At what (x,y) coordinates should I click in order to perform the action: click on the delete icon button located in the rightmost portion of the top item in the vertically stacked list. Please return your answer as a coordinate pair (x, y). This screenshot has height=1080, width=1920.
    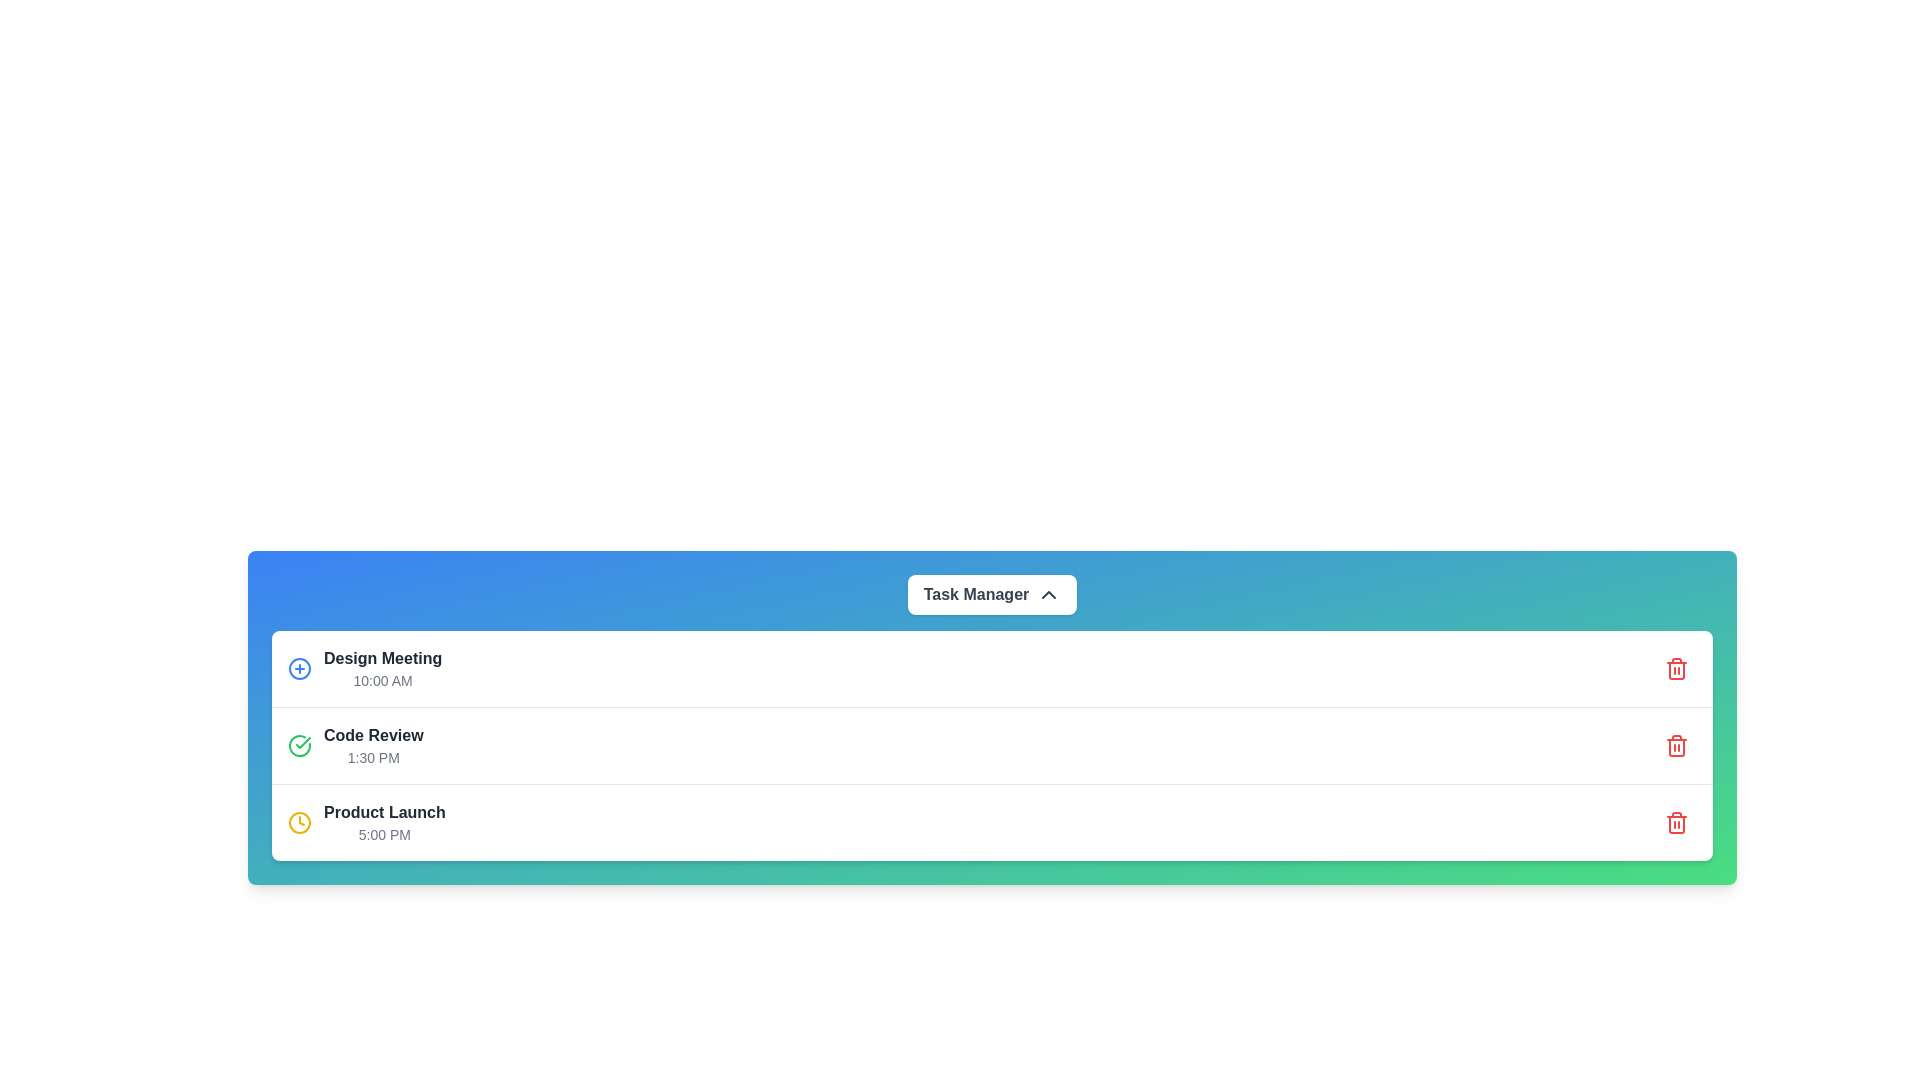
    Looking at the image, I should click on (1676, 668).